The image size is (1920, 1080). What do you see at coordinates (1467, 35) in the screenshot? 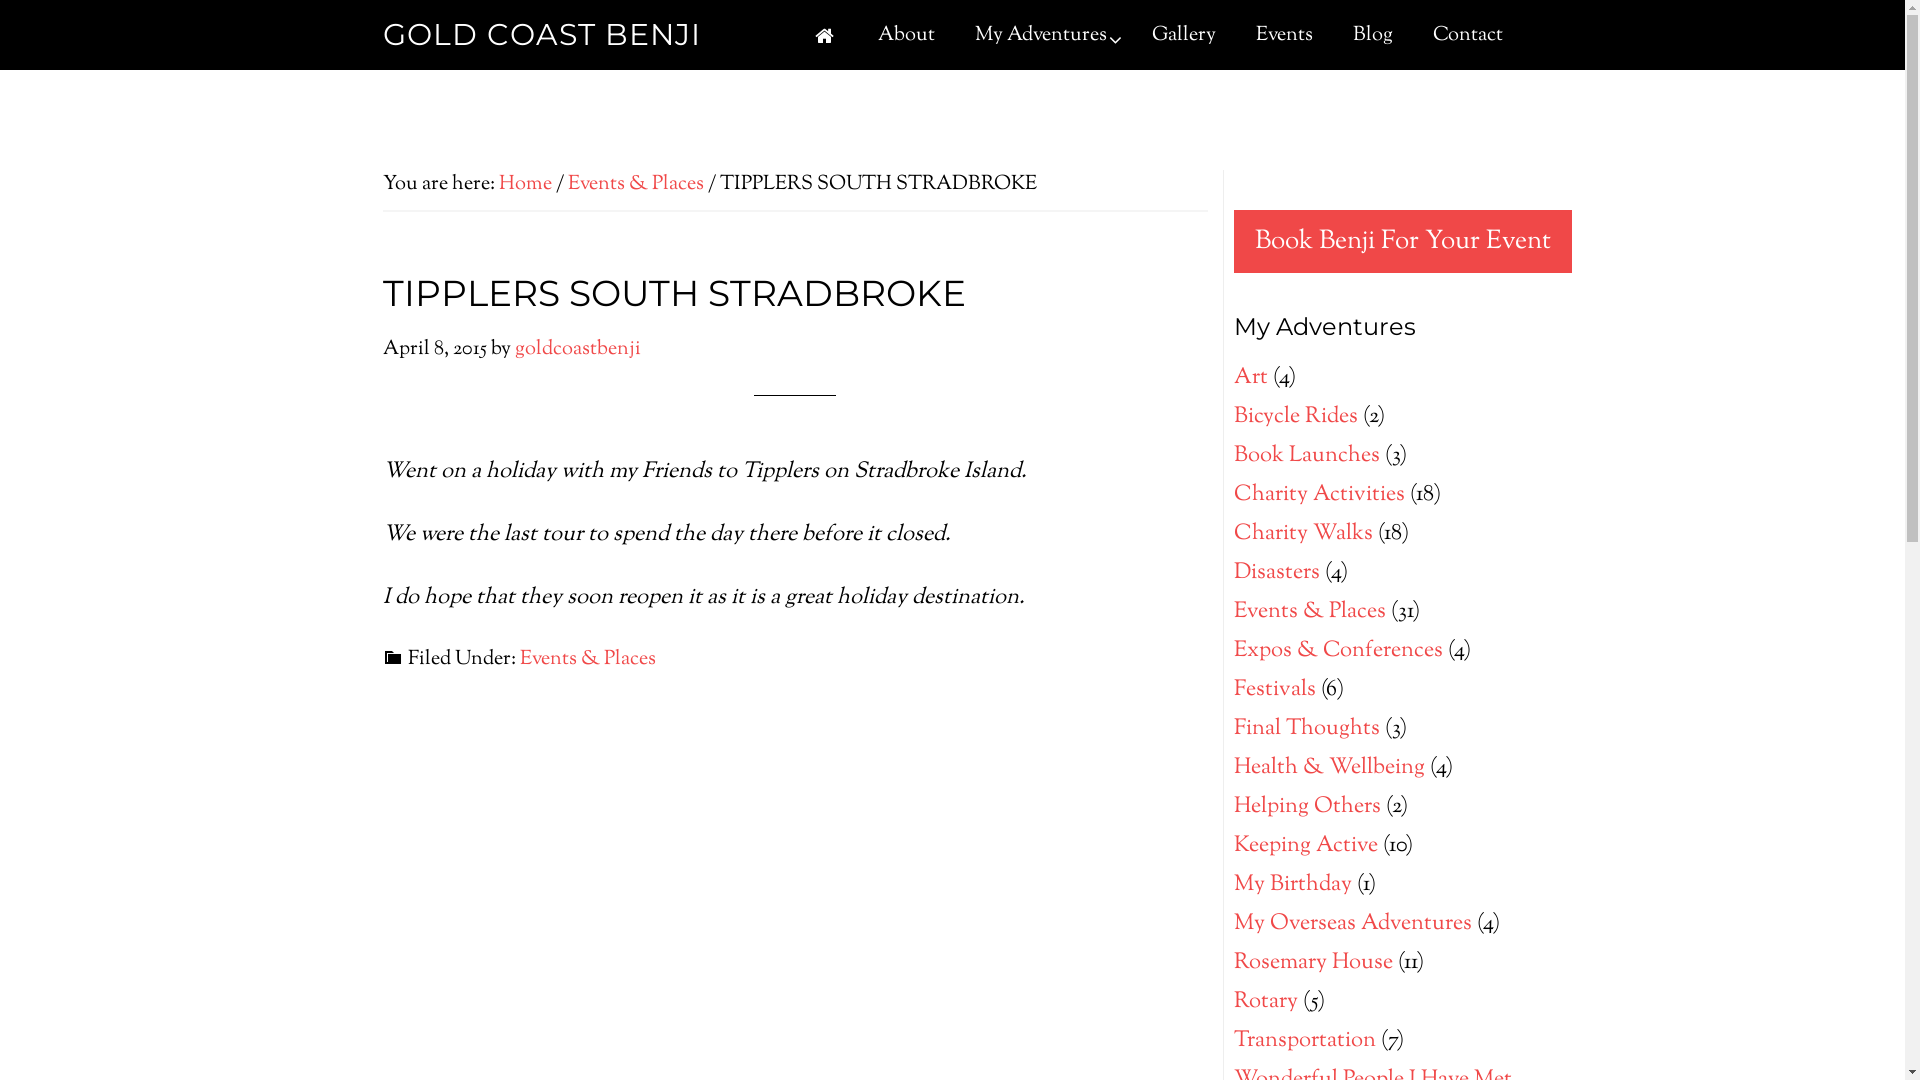
I see `'Contact'` at bounding box center [1467, 35].